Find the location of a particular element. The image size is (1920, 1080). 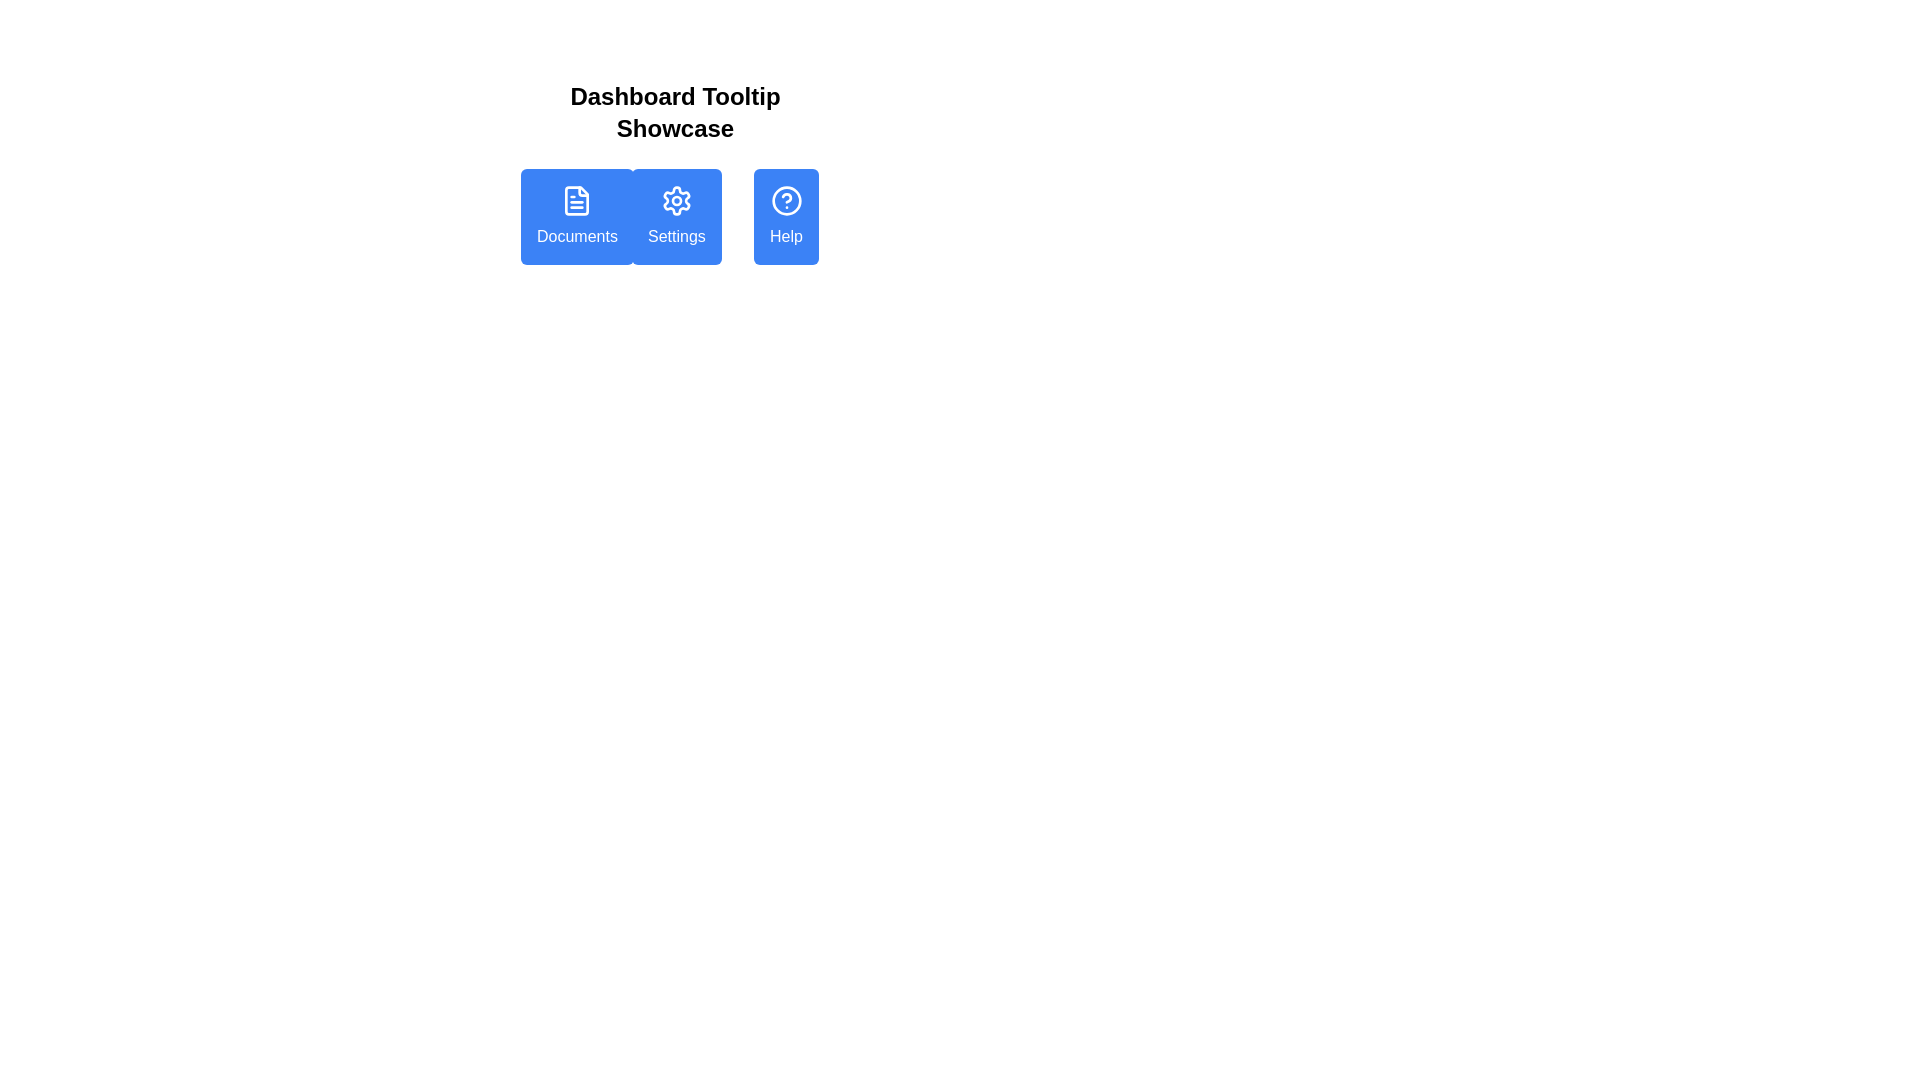

the gear icon, which is the second button in a group of three horizontally arranged buttons is located at coordinates (676, 200).